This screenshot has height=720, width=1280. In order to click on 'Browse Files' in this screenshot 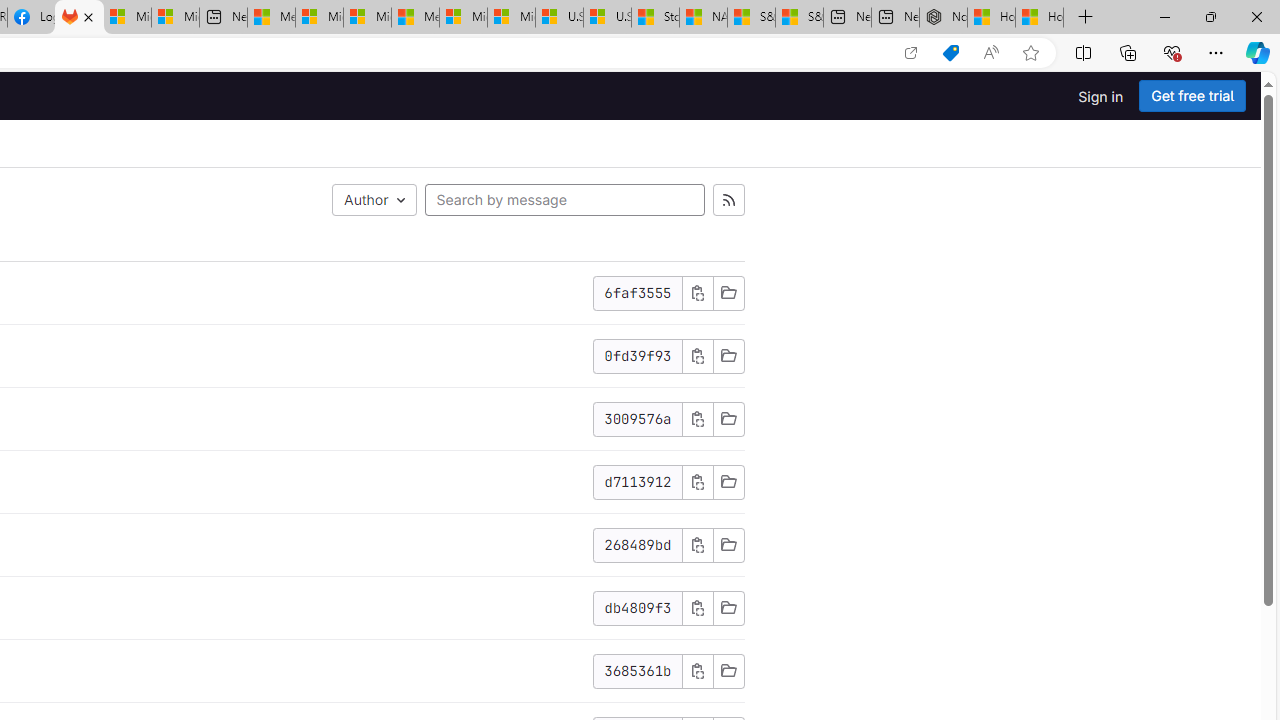, I will do `click(727, 671)`.